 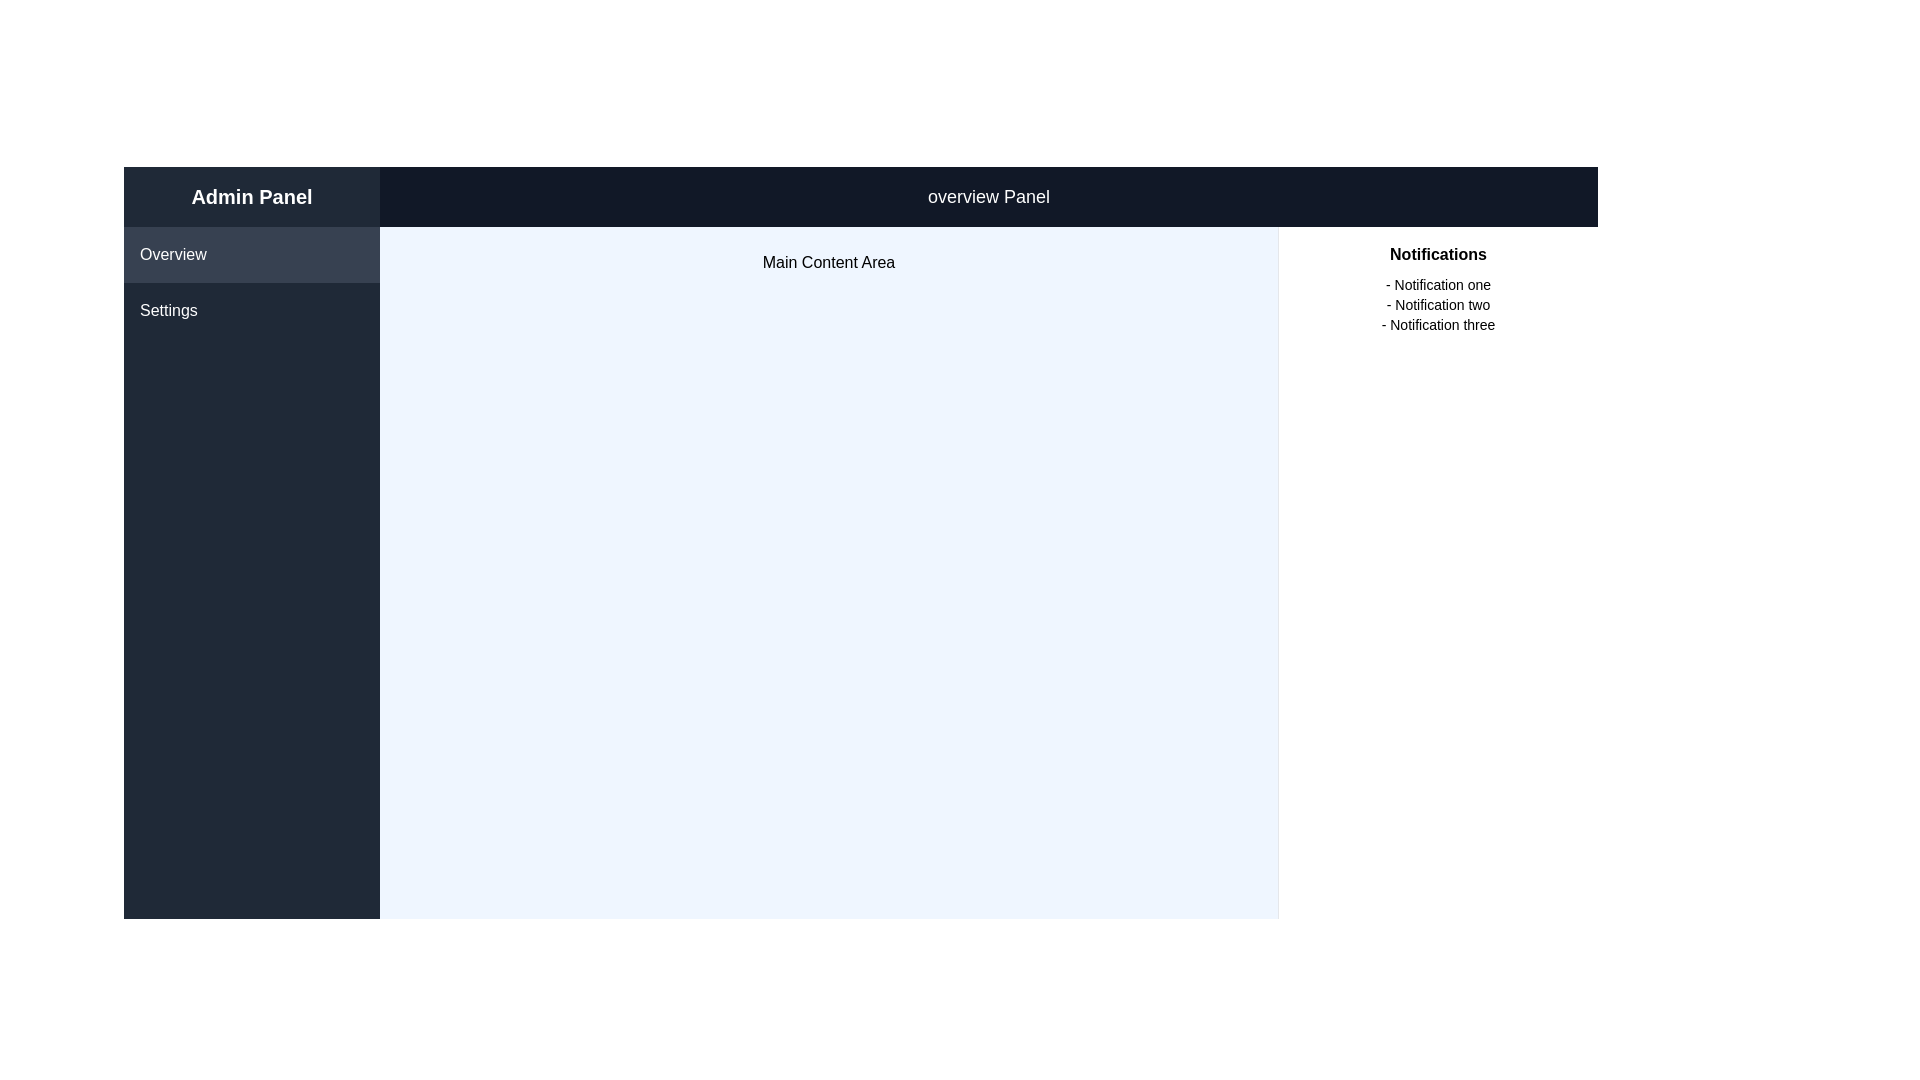 I want to click on the third static text element under the 'Notifications' section, which displays the third notification item, so click(x=1437, y=323).